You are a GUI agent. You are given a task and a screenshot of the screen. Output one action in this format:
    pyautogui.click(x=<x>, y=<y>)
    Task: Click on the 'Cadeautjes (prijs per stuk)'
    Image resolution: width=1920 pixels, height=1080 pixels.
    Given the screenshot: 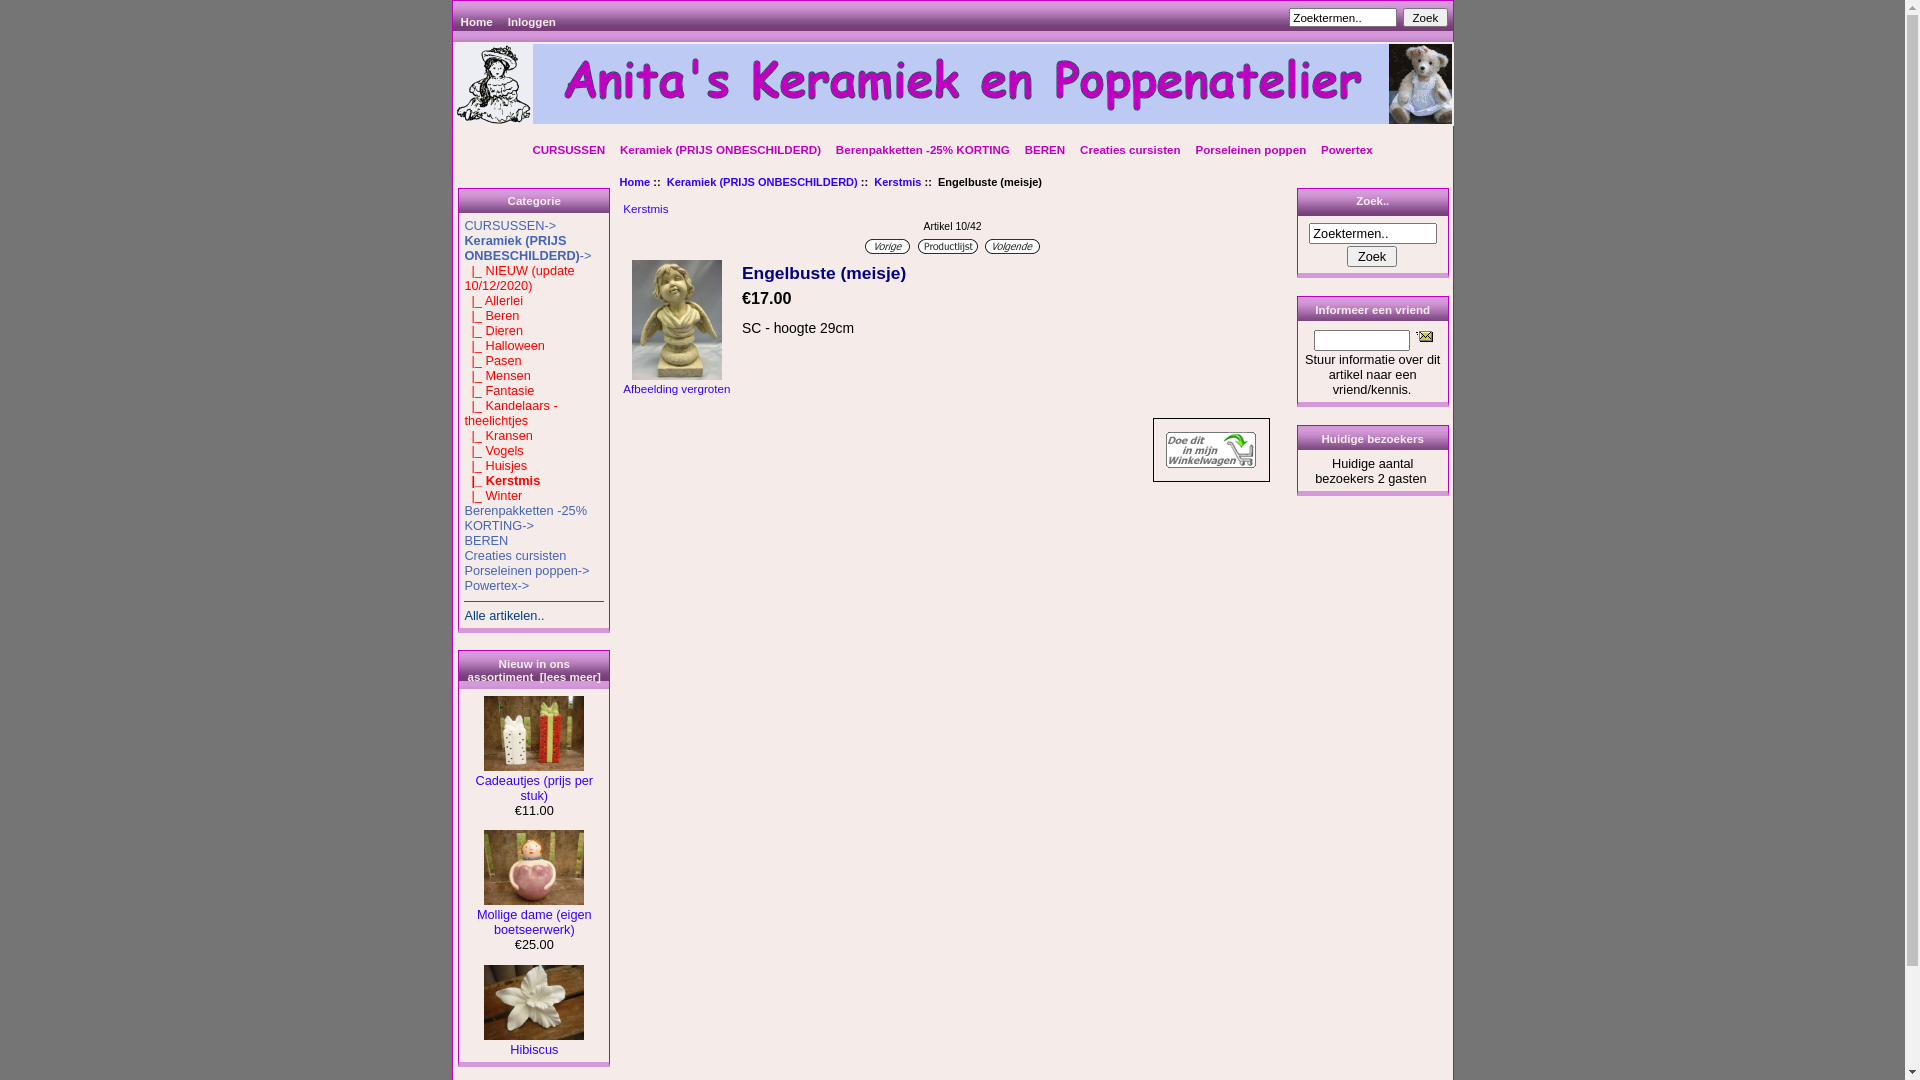 What is the action you would take?
    pyautogui.click(x=474, y=781)
    